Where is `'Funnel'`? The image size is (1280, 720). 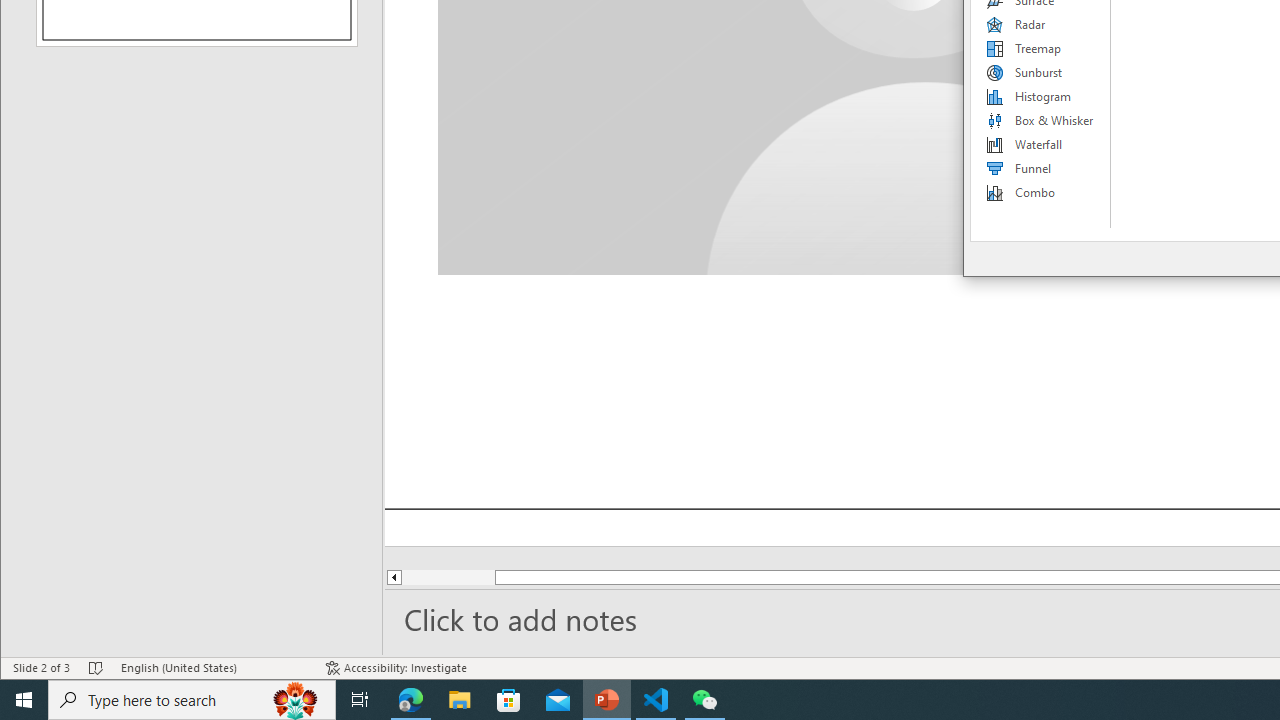 'Funnel' is located at coordinates (1040, 167).